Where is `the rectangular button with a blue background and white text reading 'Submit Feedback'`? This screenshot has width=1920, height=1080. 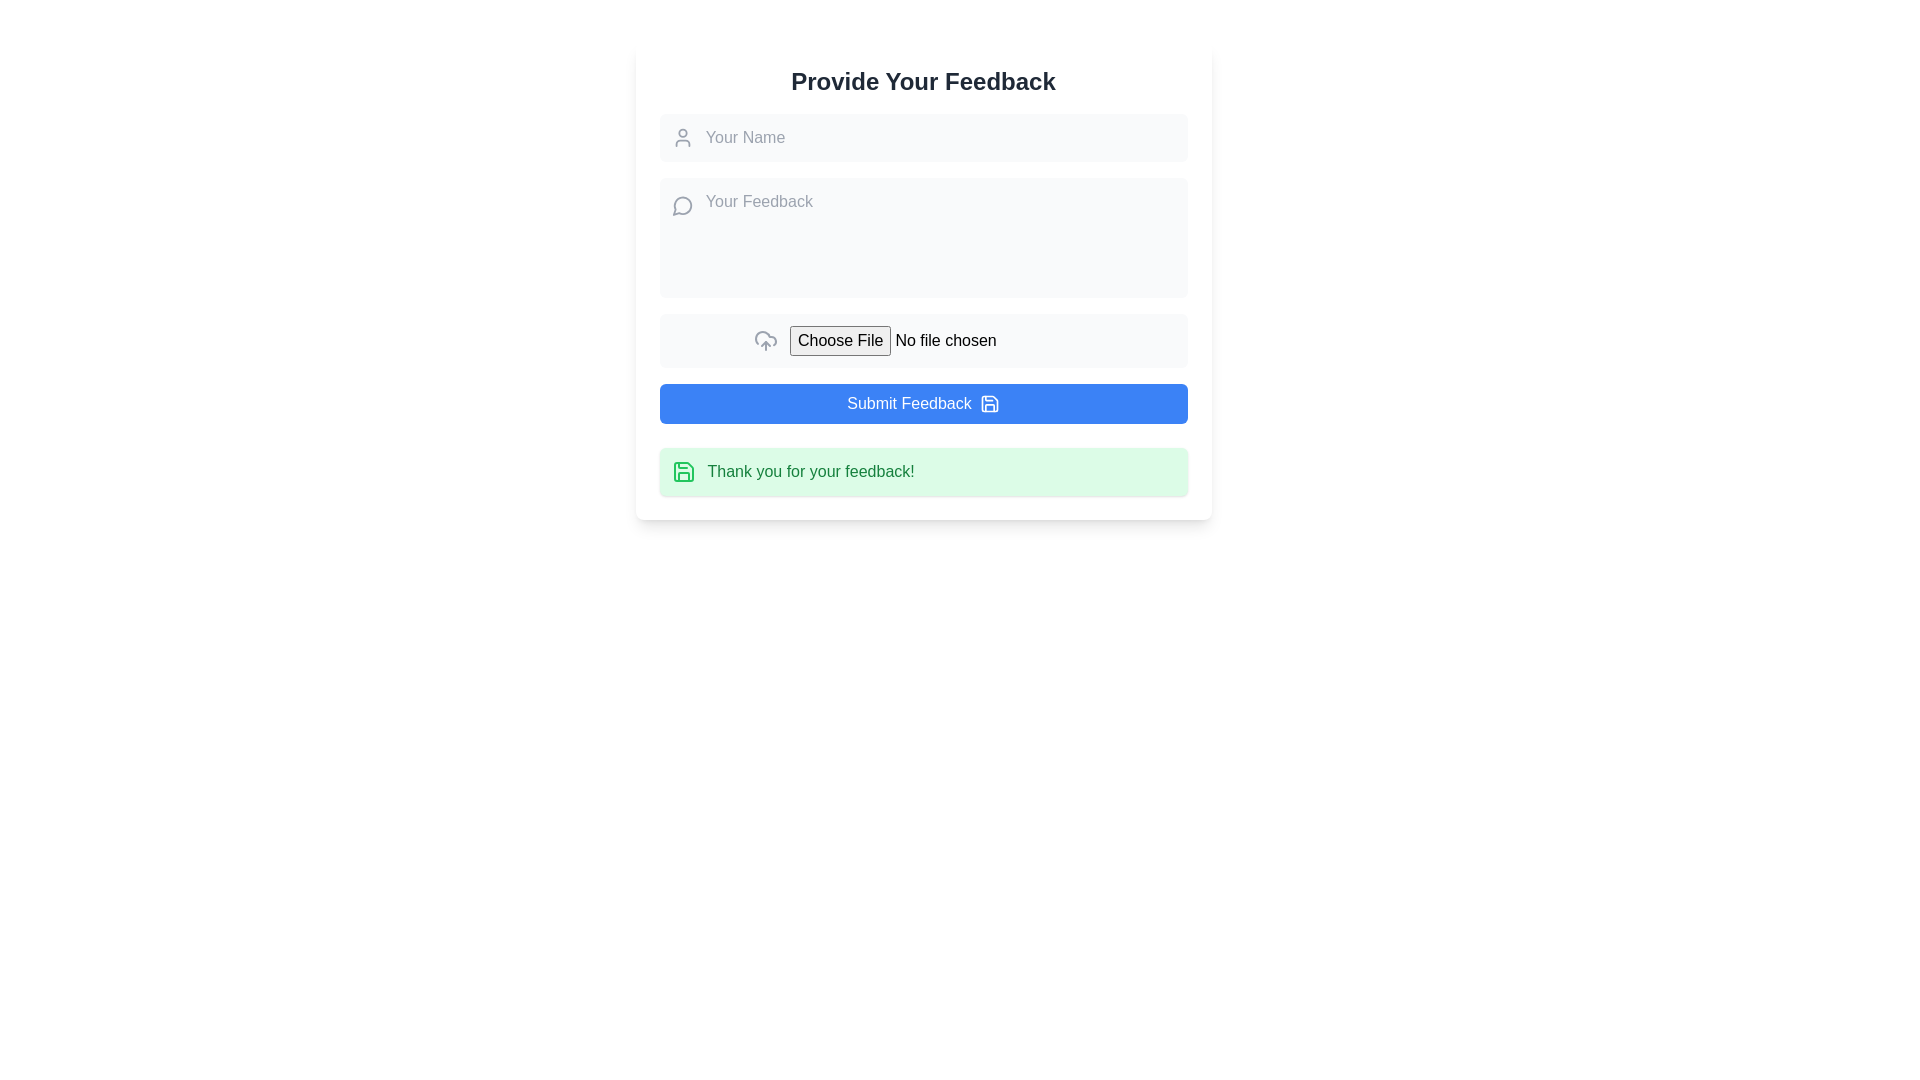
the rectangular button with a blue background and white text reading 'Submit Feedback' is located at coordinates (922, 404).